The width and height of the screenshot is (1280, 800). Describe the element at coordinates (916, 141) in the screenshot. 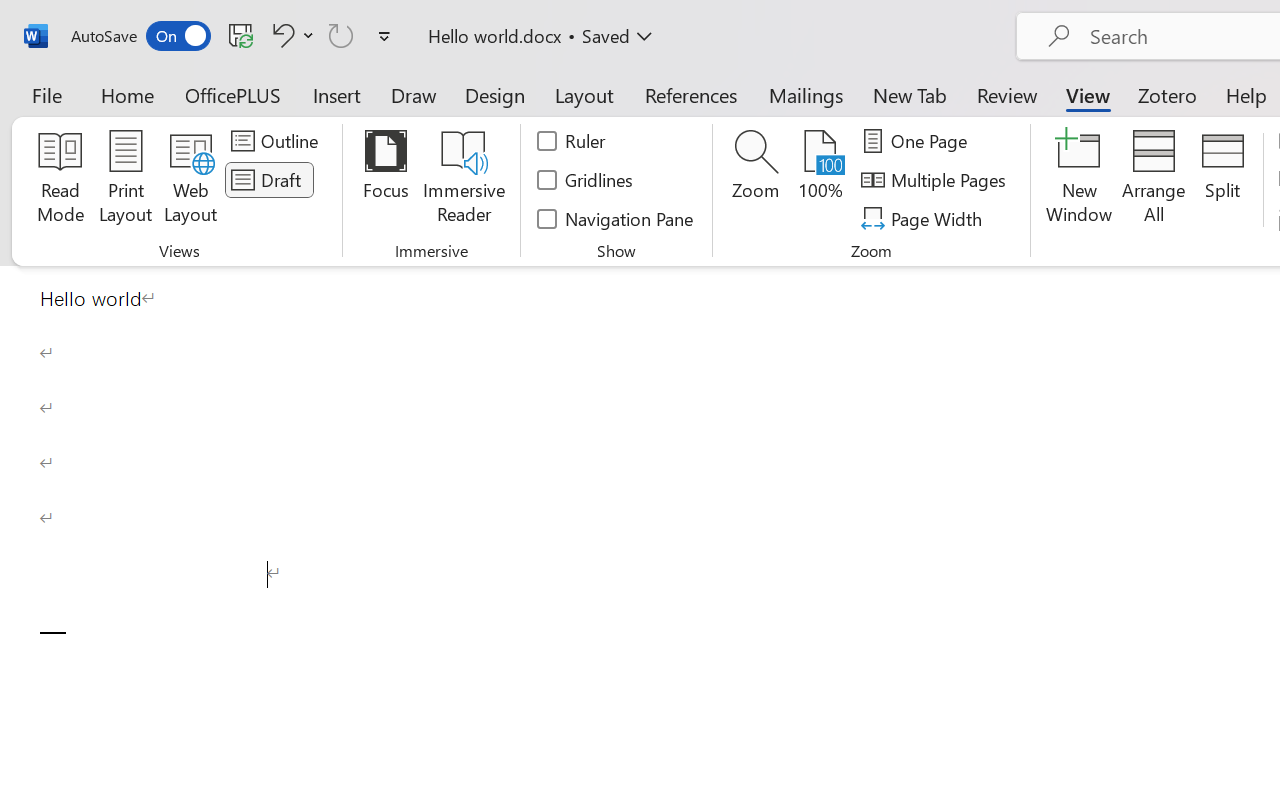

I see `'One Page'` at that location.